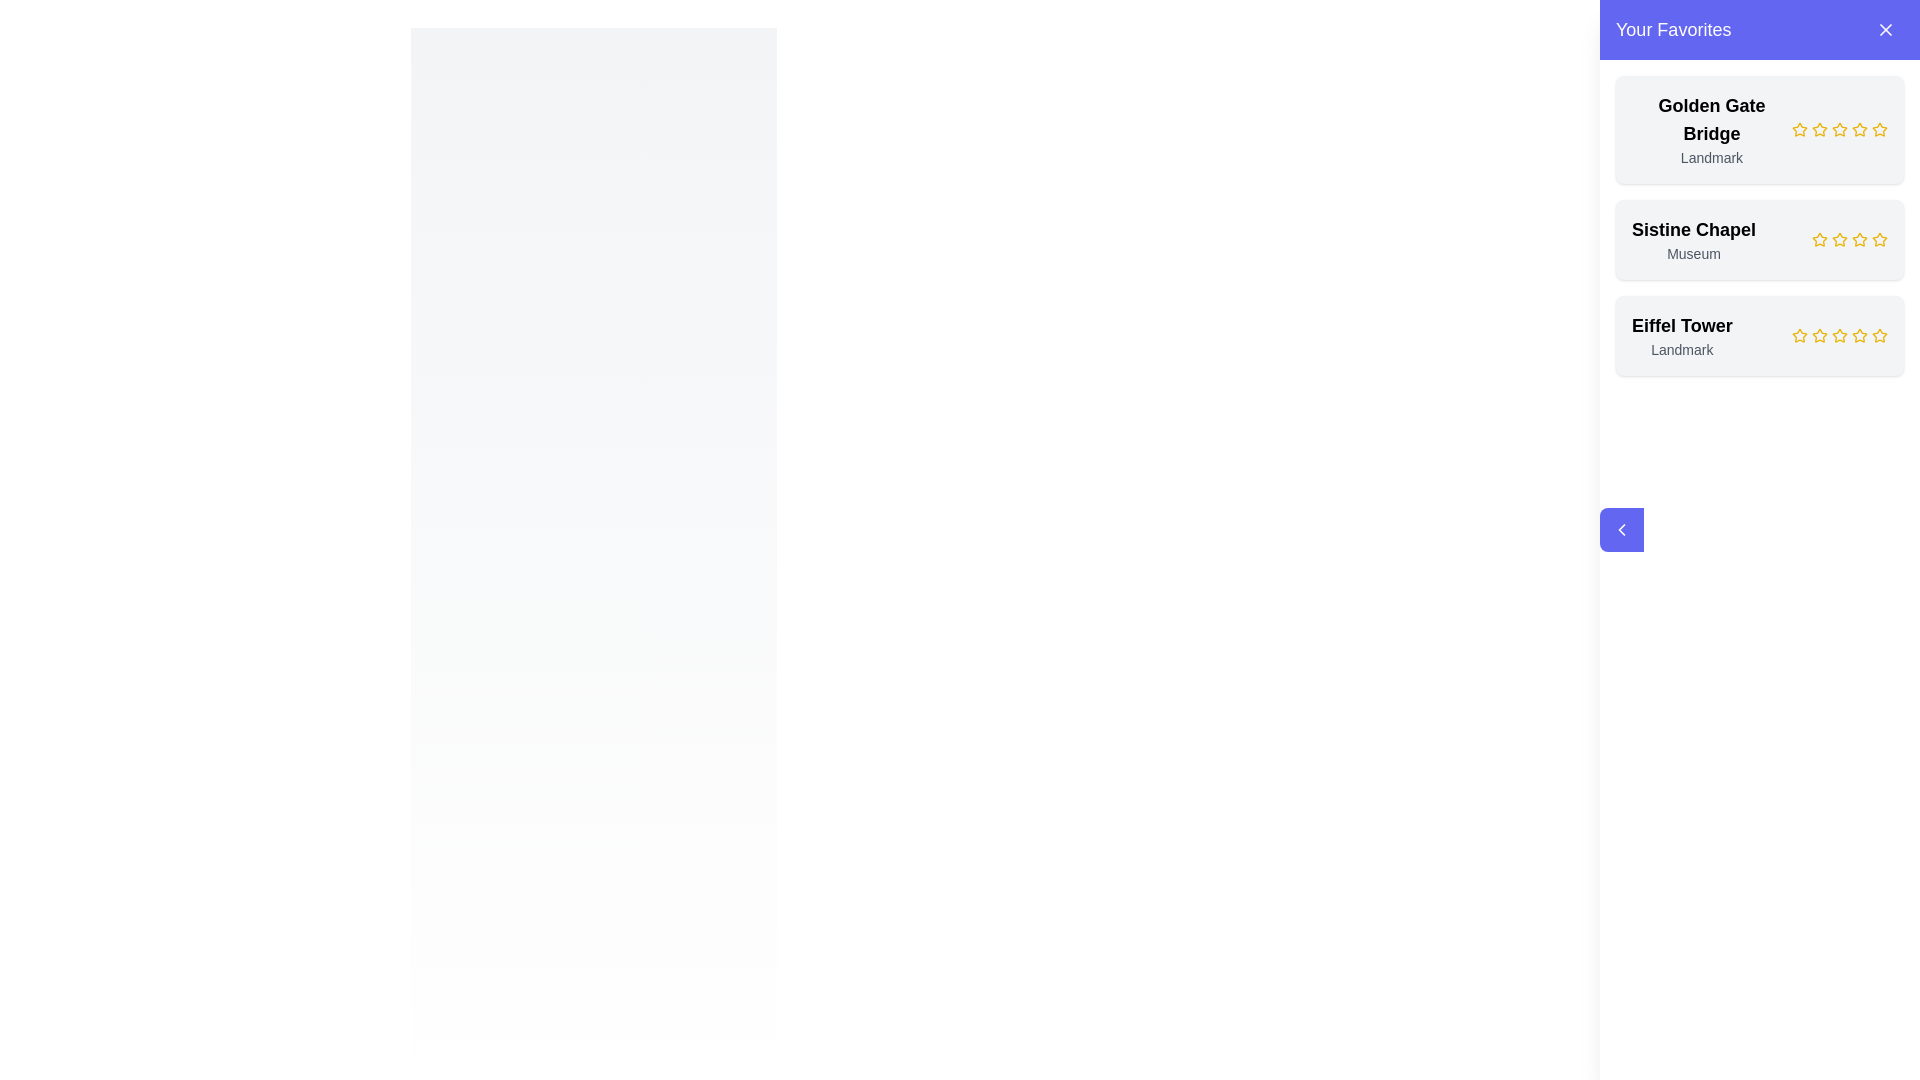  What do you see at coordinates (1859, 334) in the screenshot?
I see `the sixth star icon, which is a hollow outline yellow star in the rating indicator of the 'Eiffel Tower' item in the 'Your Favorites' panel` at bounding box center [1859, 334].